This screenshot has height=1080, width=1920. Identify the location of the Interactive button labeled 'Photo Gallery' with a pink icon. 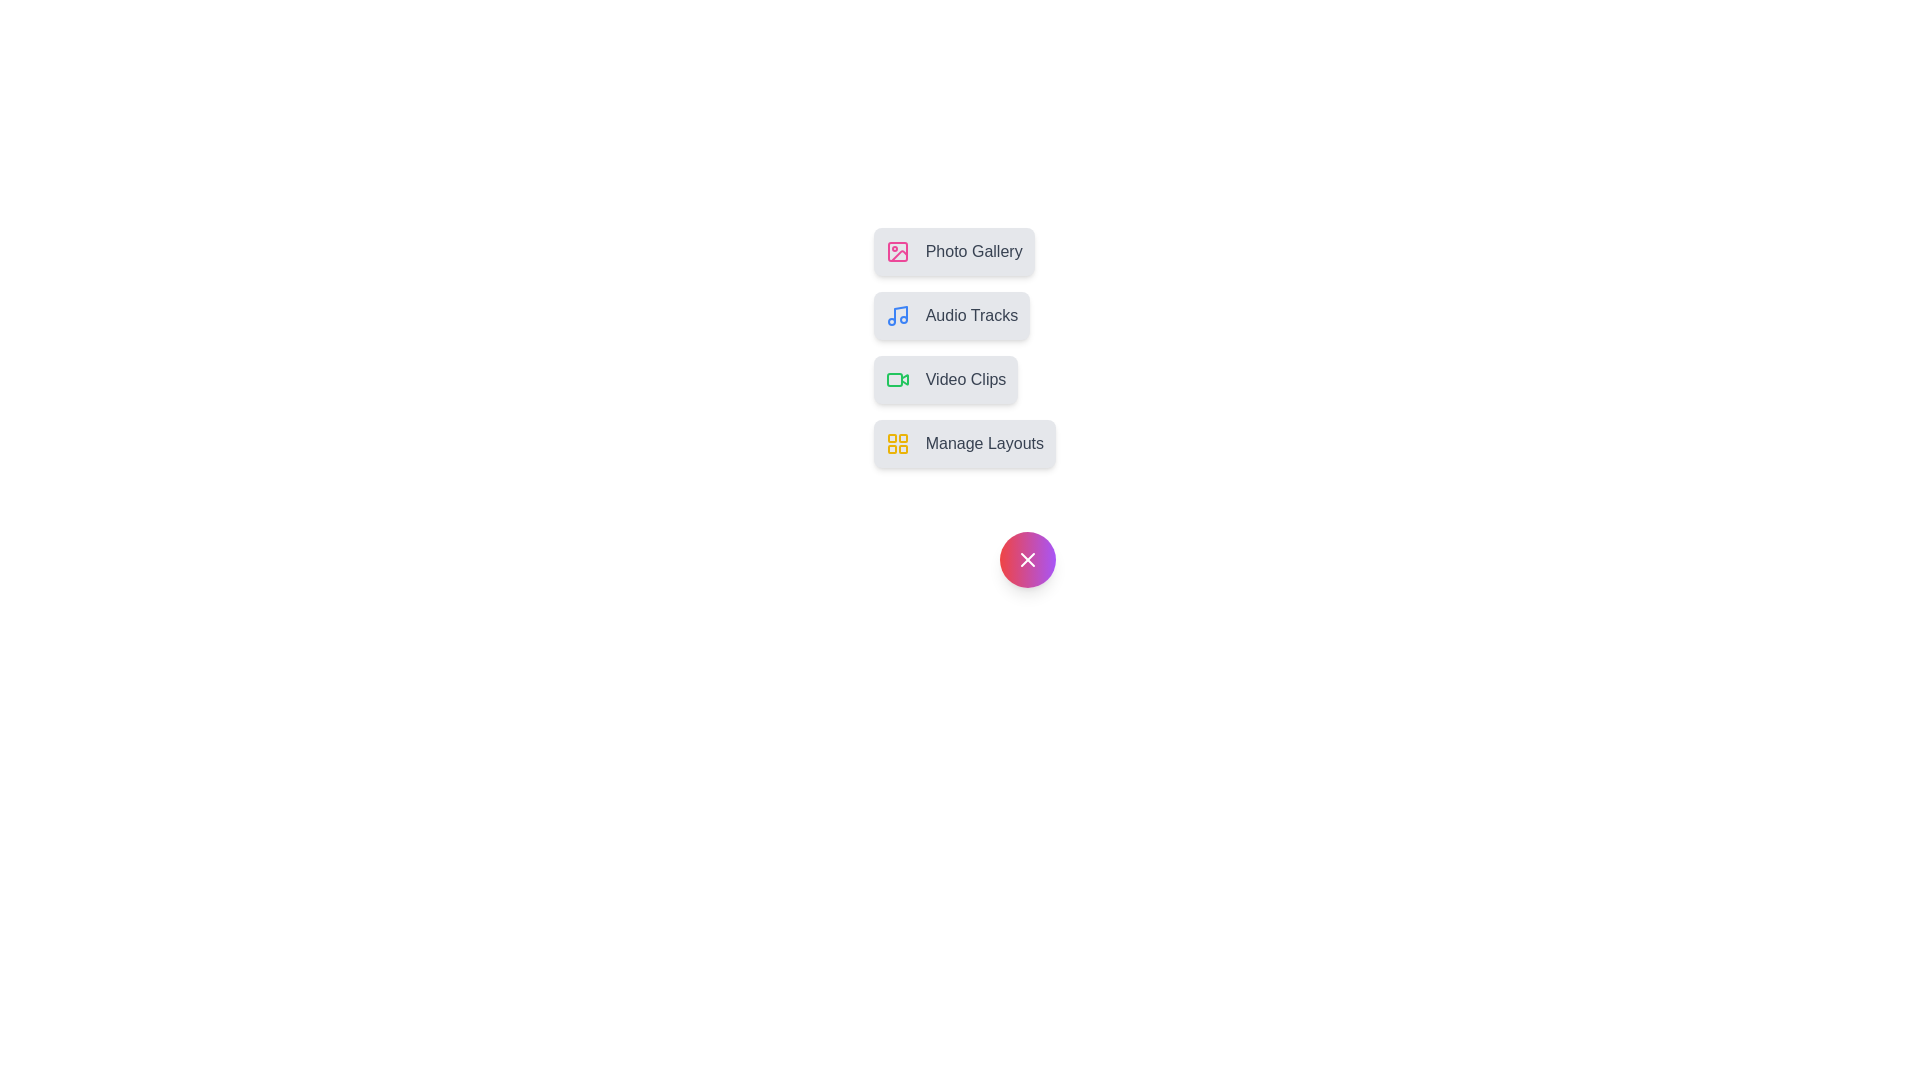
(953, 250).